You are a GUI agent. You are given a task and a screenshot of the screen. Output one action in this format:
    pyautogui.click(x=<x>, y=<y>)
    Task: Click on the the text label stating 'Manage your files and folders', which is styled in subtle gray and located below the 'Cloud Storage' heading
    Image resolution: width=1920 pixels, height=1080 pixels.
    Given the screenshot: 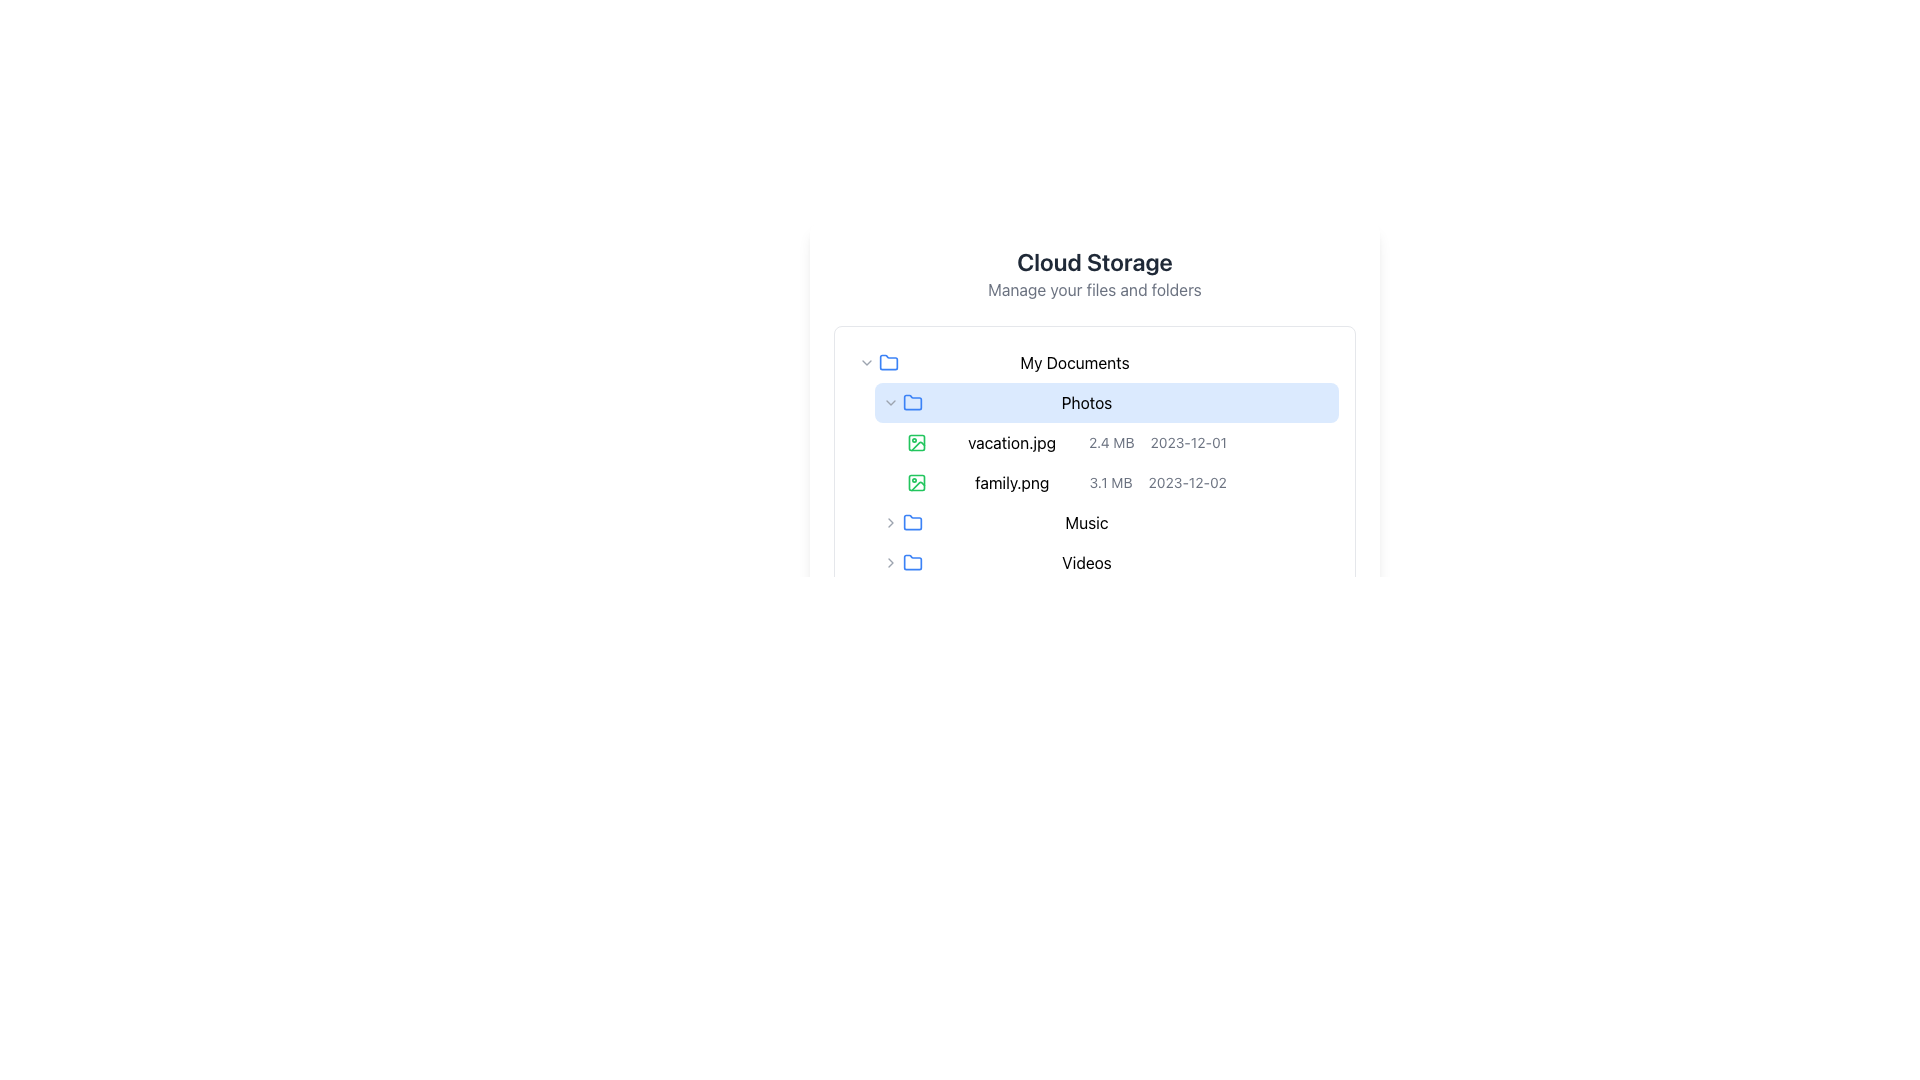 What is the action you would take?
    pyautogui.click(x=1093, y=289)
    